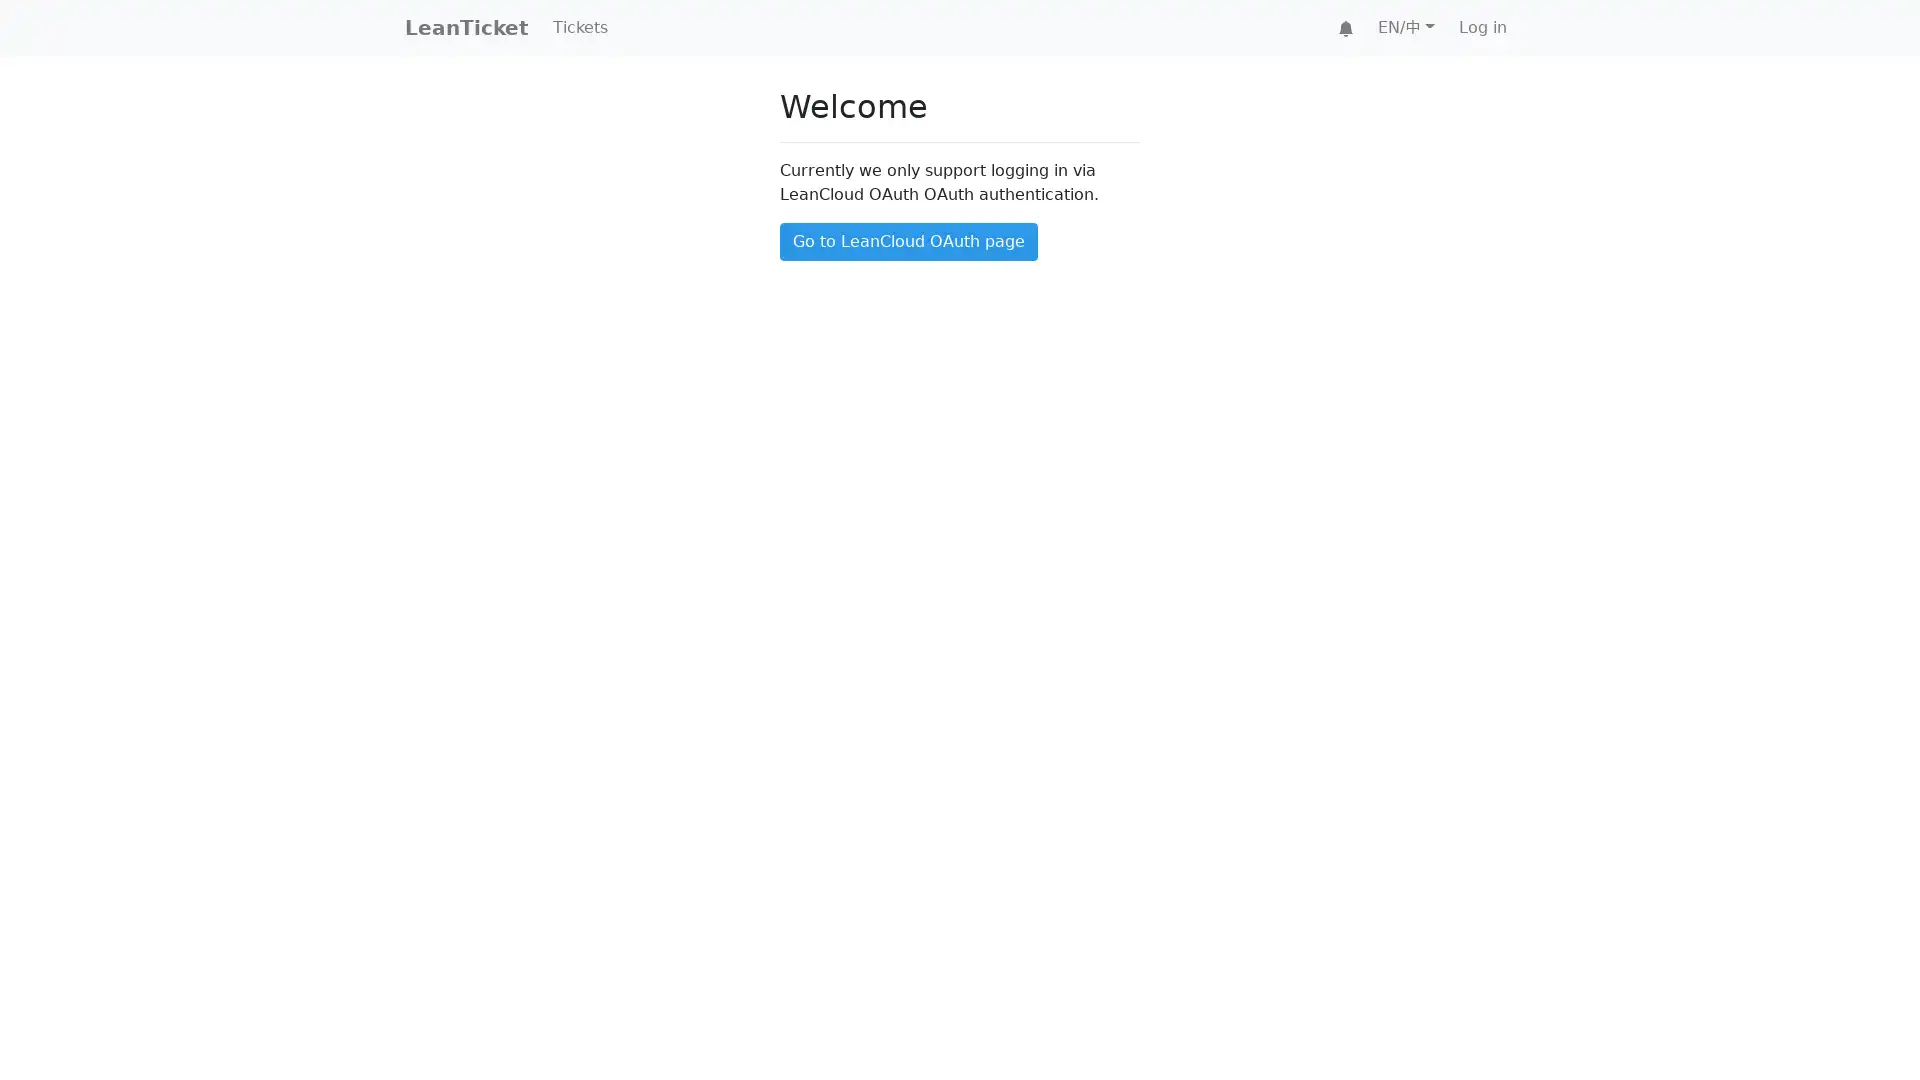  I want to click on Go to LeanCloud OAuth page, so click(907, 241).